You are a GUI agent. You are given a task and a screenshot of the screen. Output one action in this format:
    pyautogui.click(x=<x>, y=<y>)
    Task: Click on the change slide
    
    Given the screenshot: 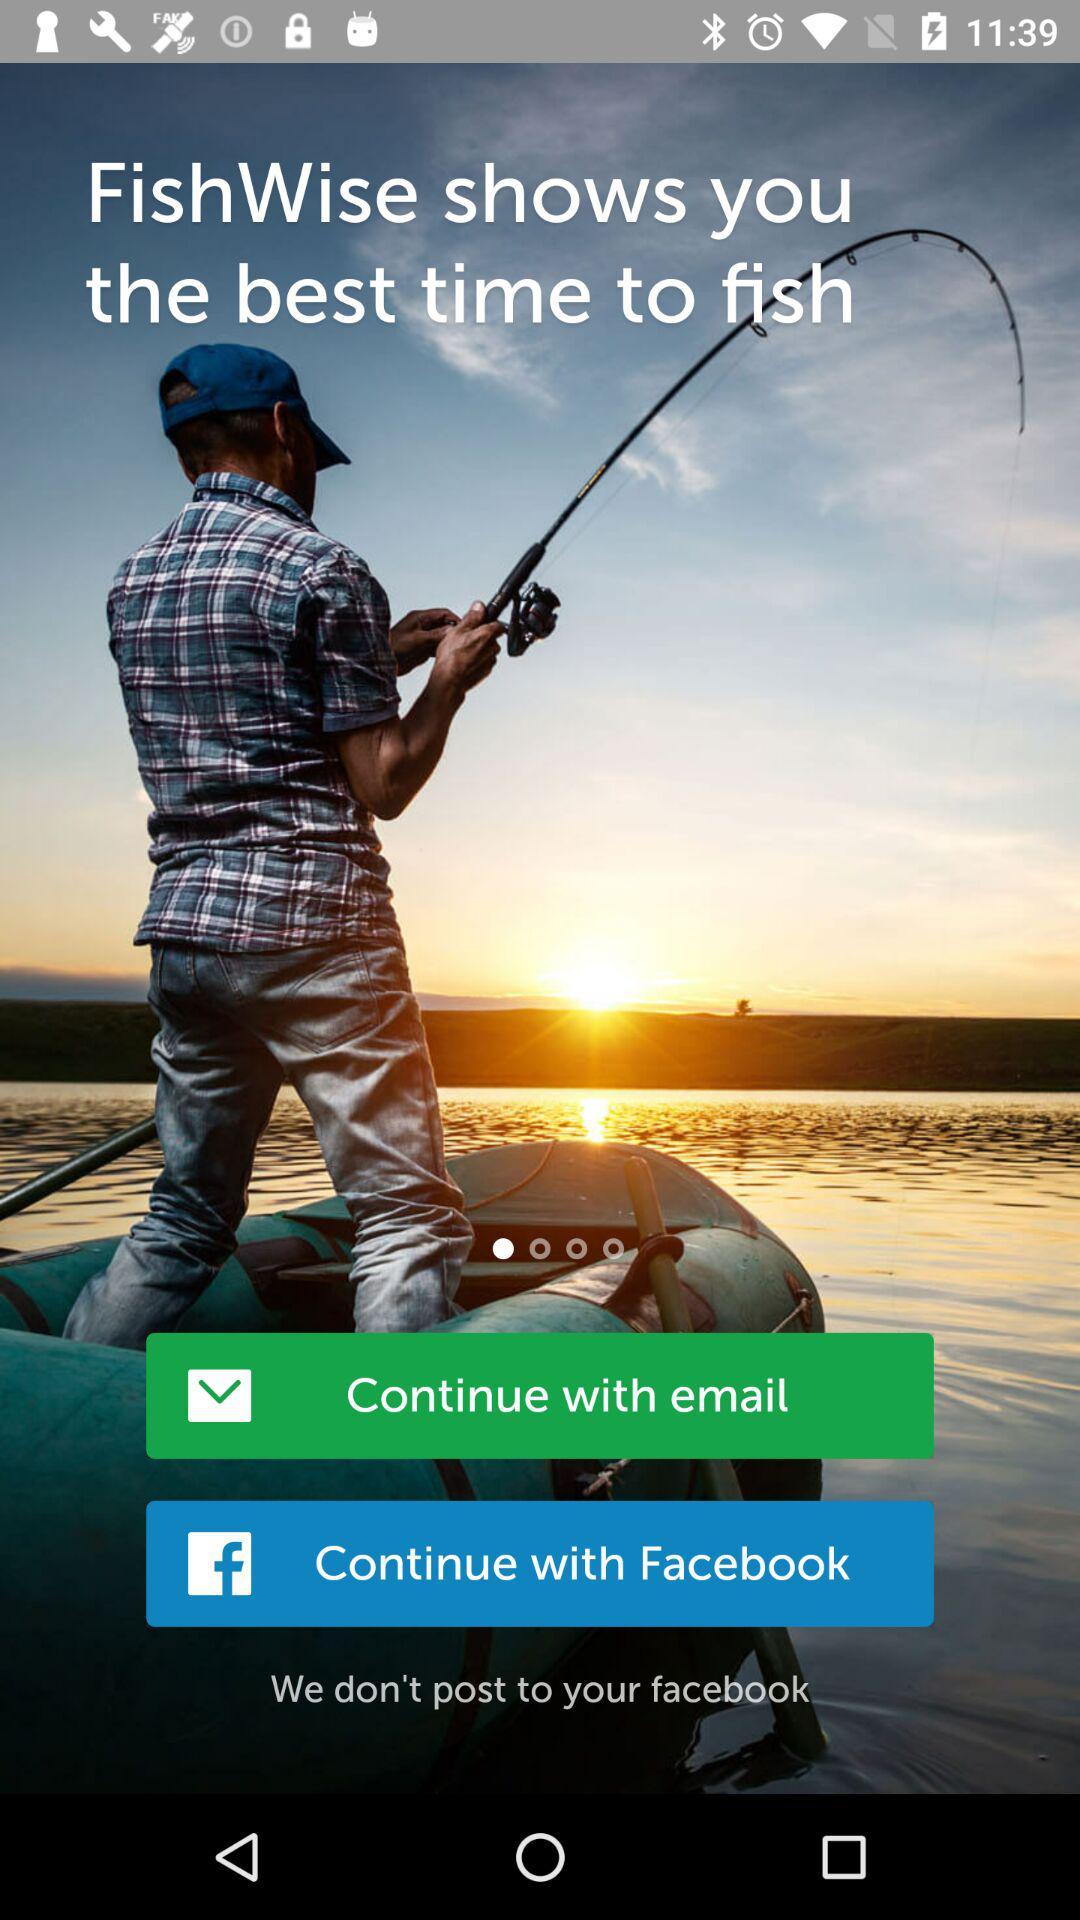 What is the action you would take?
    pyautogui.click(x=540, y=1247)
    